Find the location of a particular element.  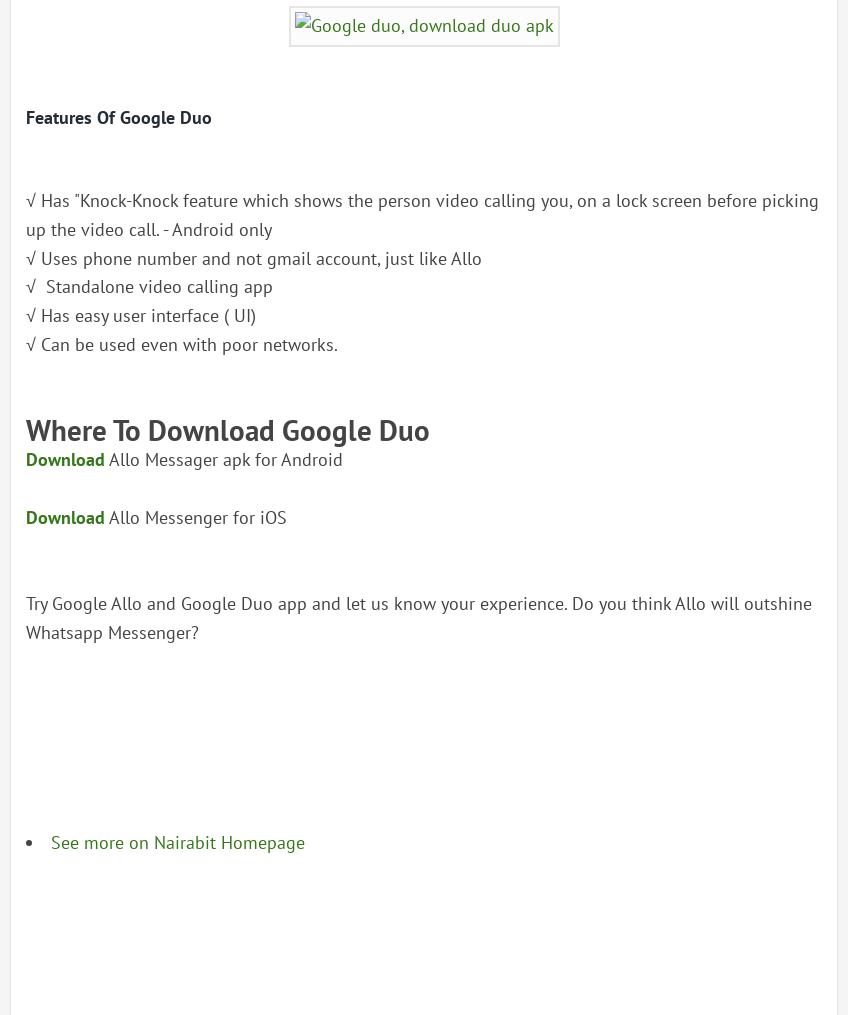

'√ Can be used even with poor networks.' is located at coordinates (181, 342).